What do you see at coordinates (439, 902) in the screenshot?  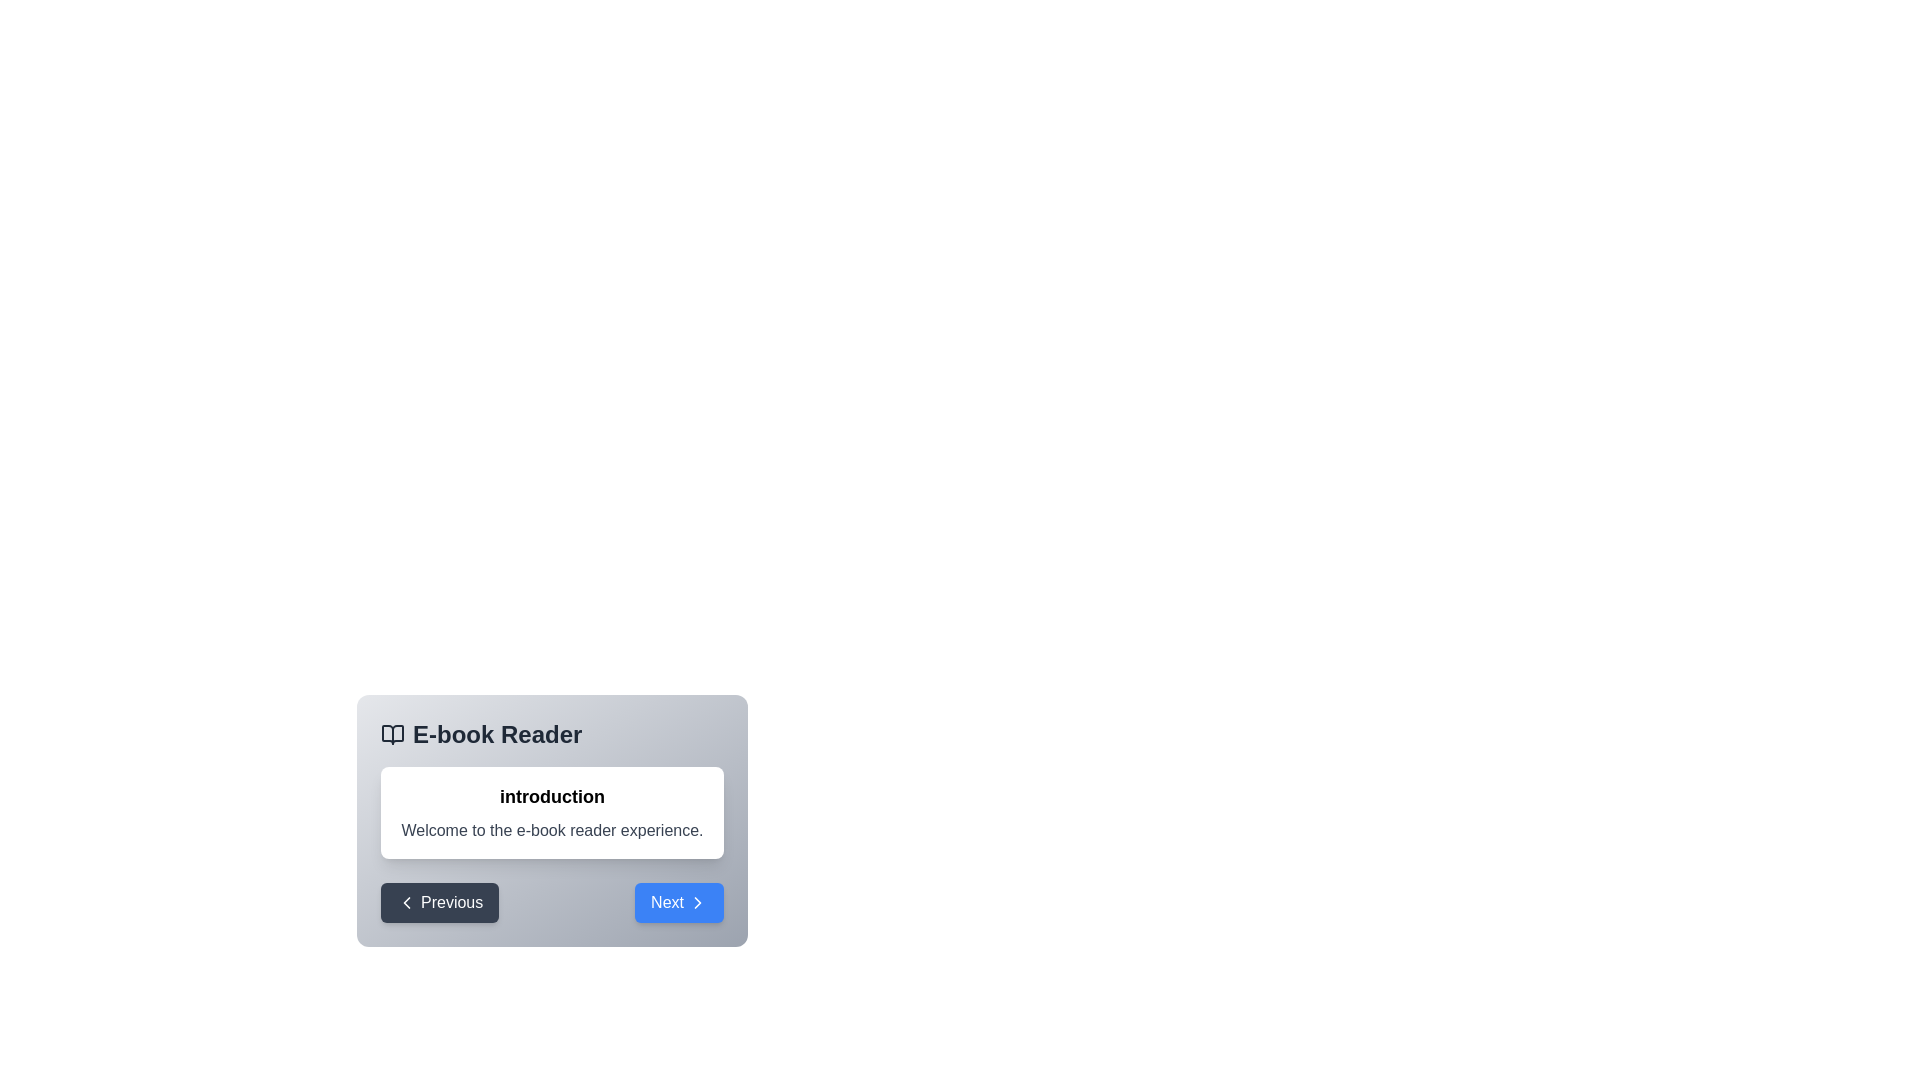 I see `the 'Previous' button, which has a dark gray background, white text, and a left-facing arrow icon` at bounding box center [439, 902].